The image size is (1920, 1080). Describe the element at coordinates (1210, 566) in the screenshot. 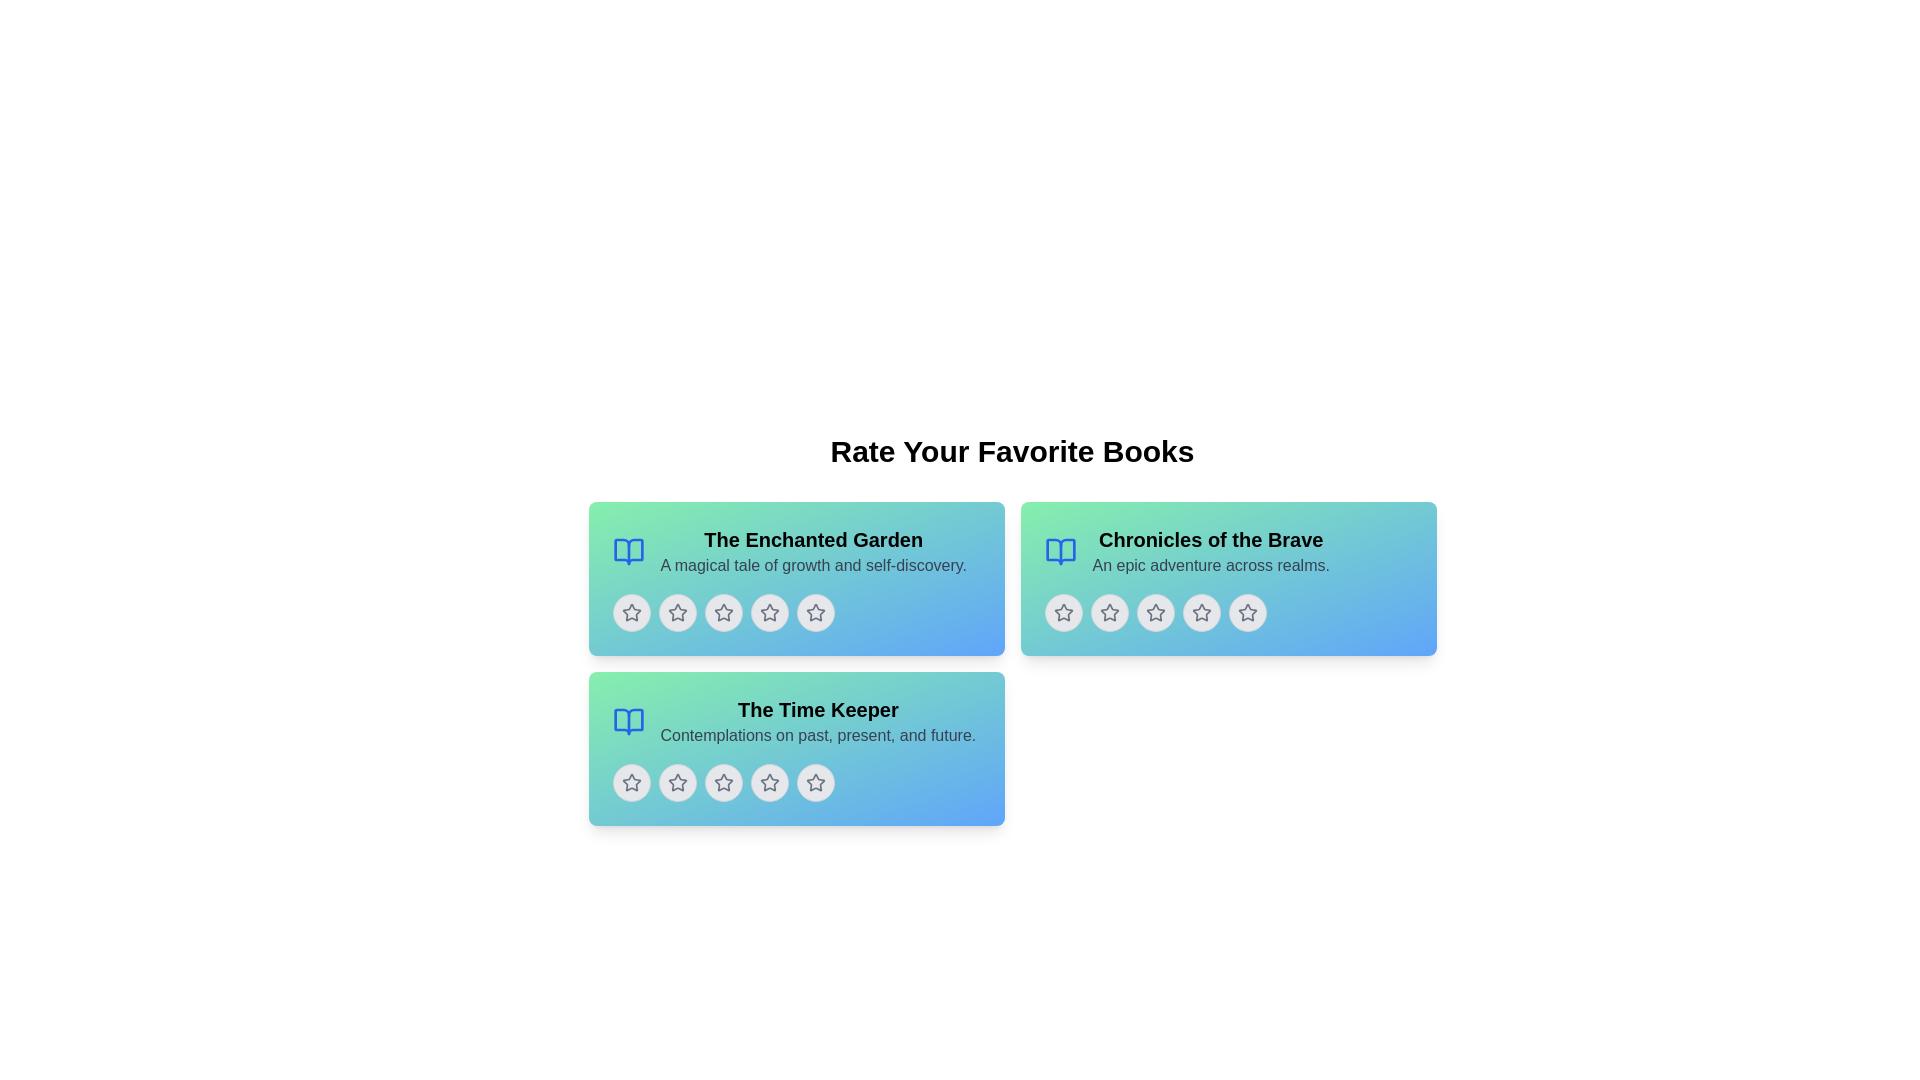

I see `the static text label that provides an informative description of the book titled 'Chronicles of the Brave', located beneath the main title and above the rating stars` at that location.